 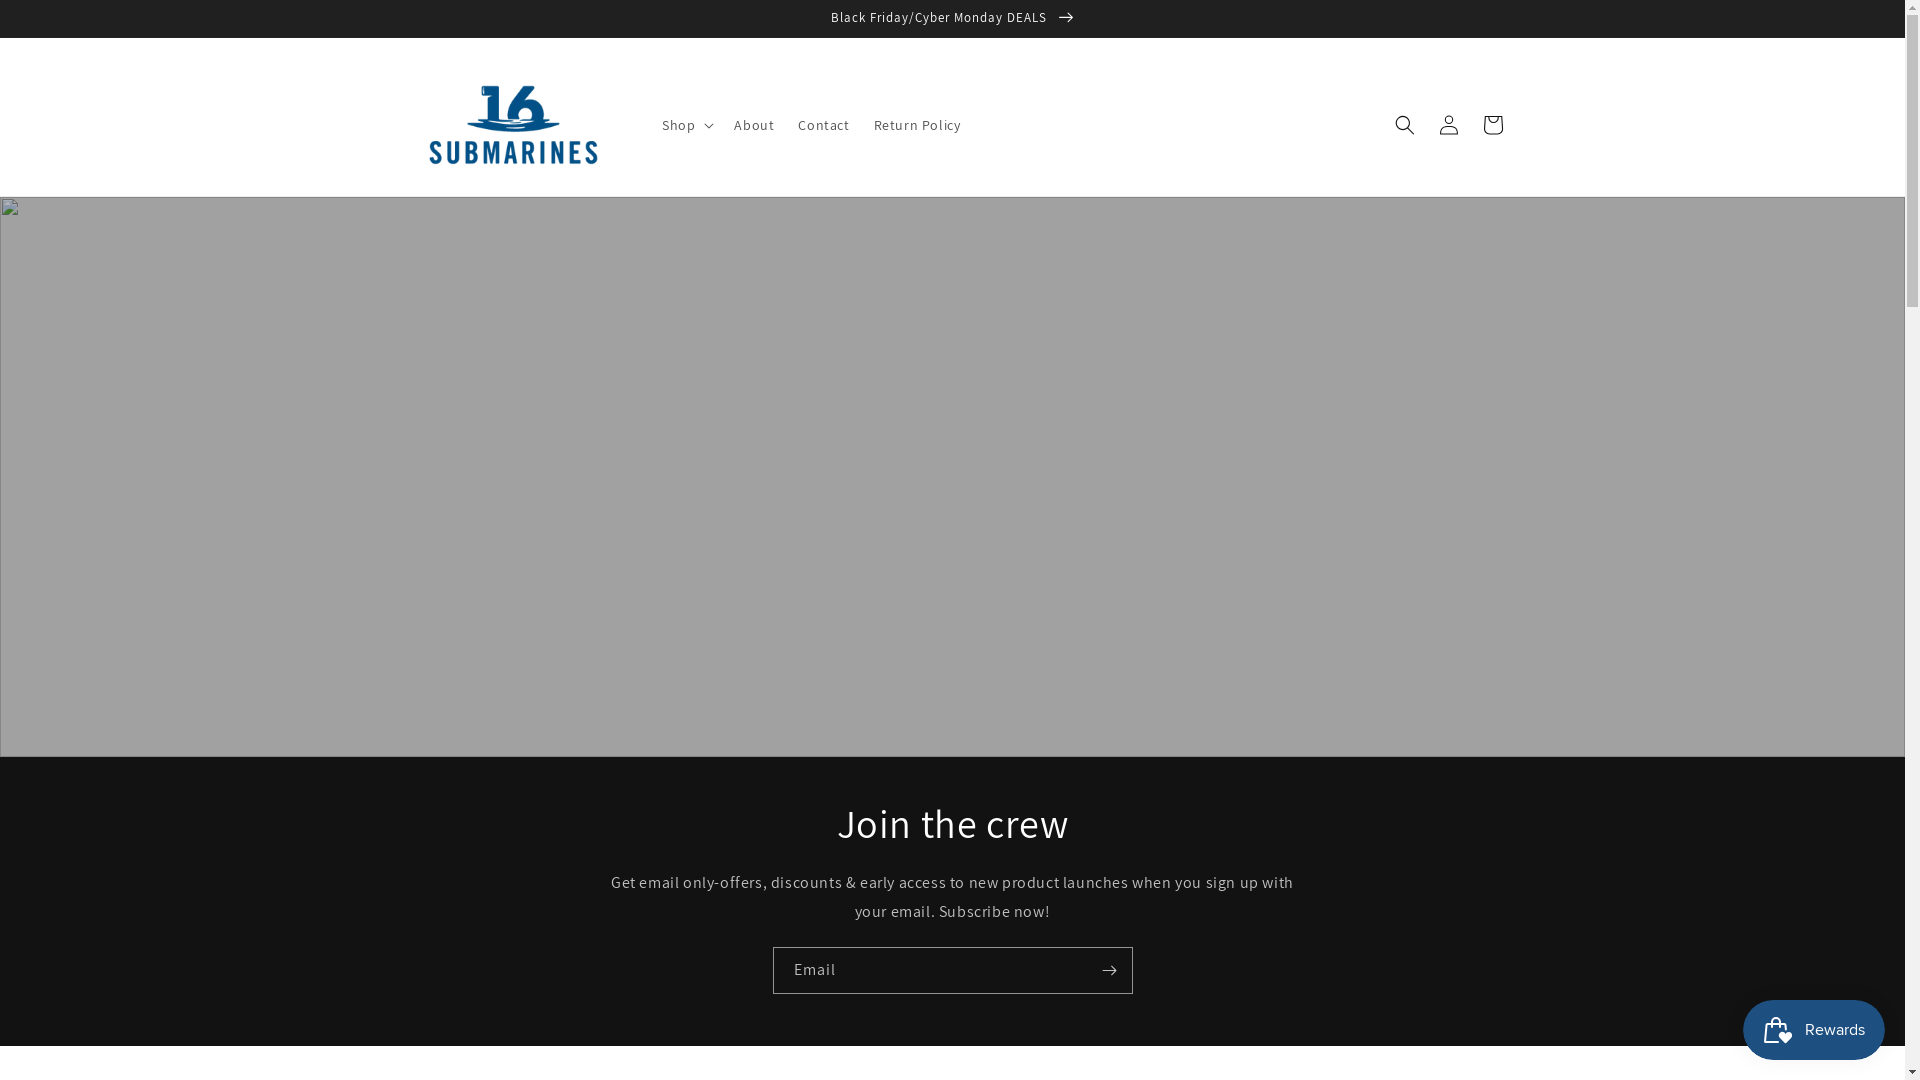 I want to click on 'Log in', so click(x=1448, y=124).